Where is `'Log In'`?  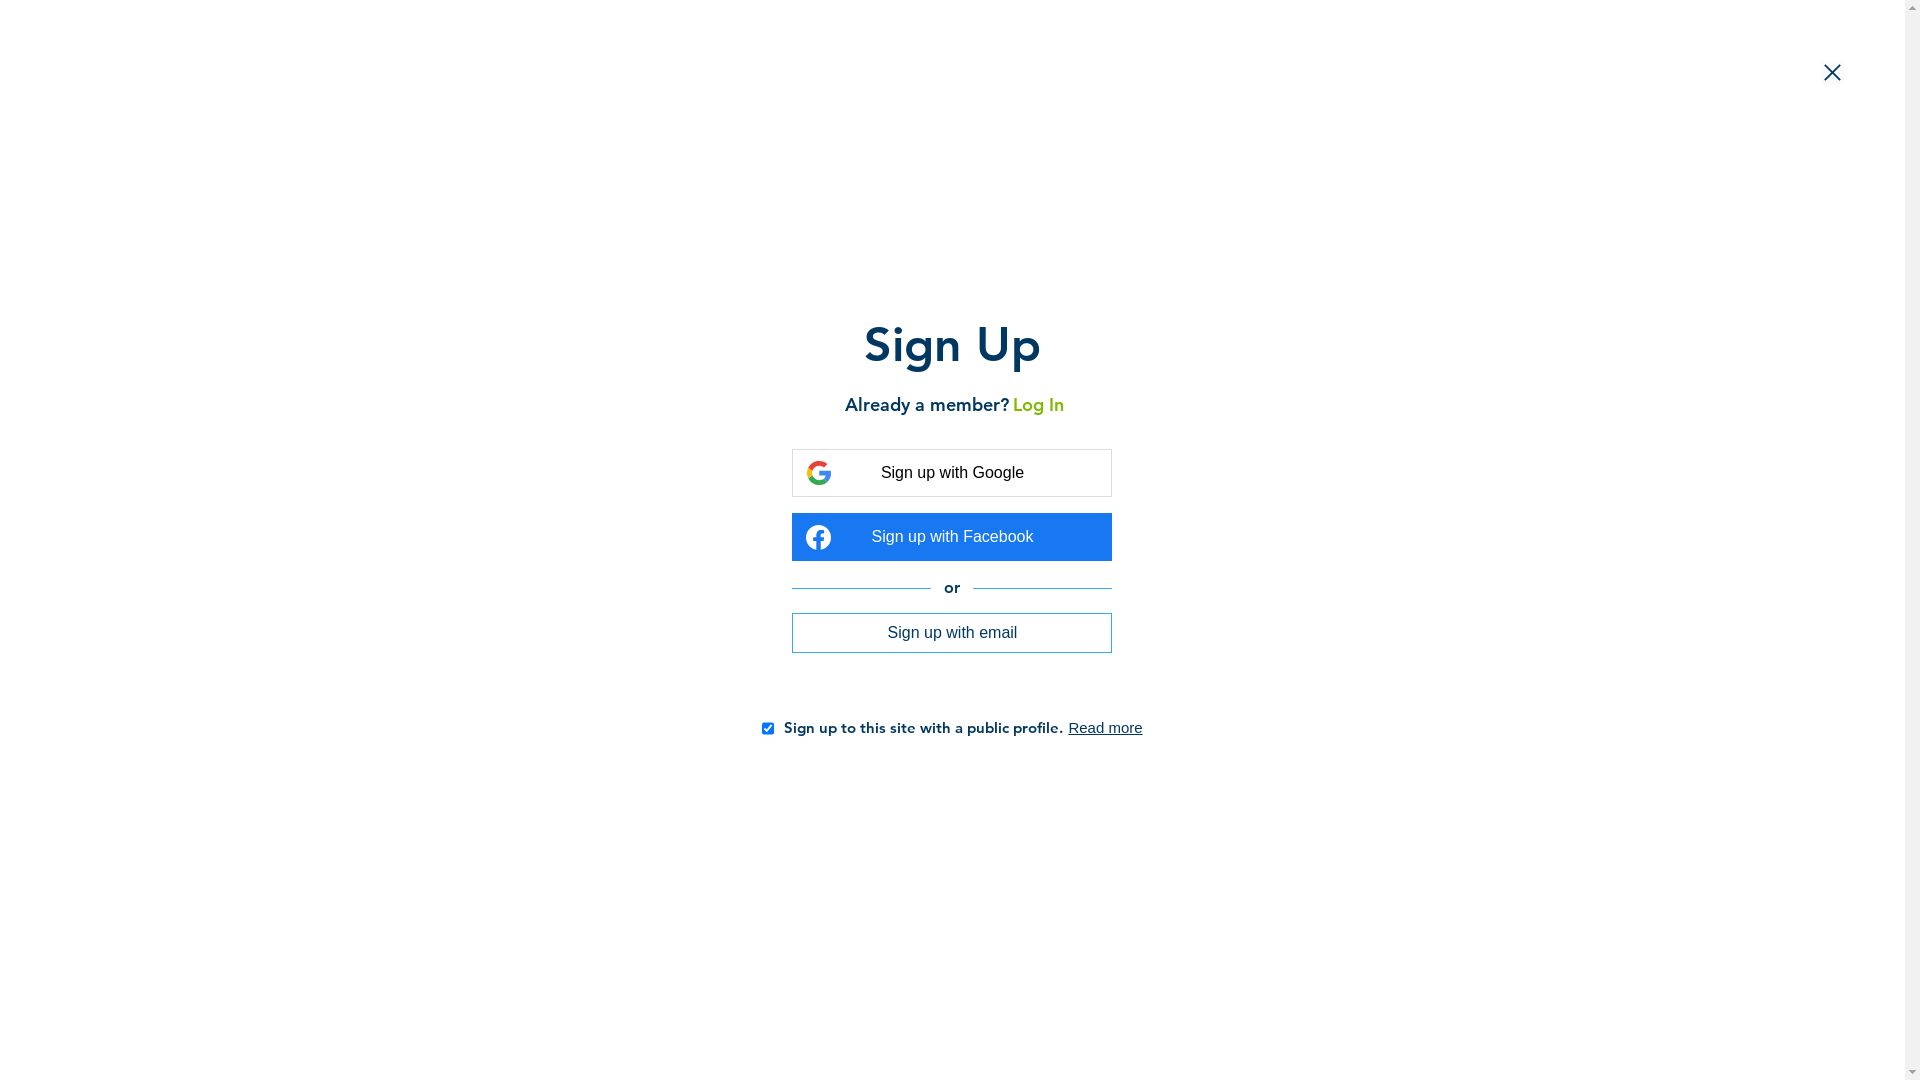
'Log In' is located at coordinates (1035, 404).